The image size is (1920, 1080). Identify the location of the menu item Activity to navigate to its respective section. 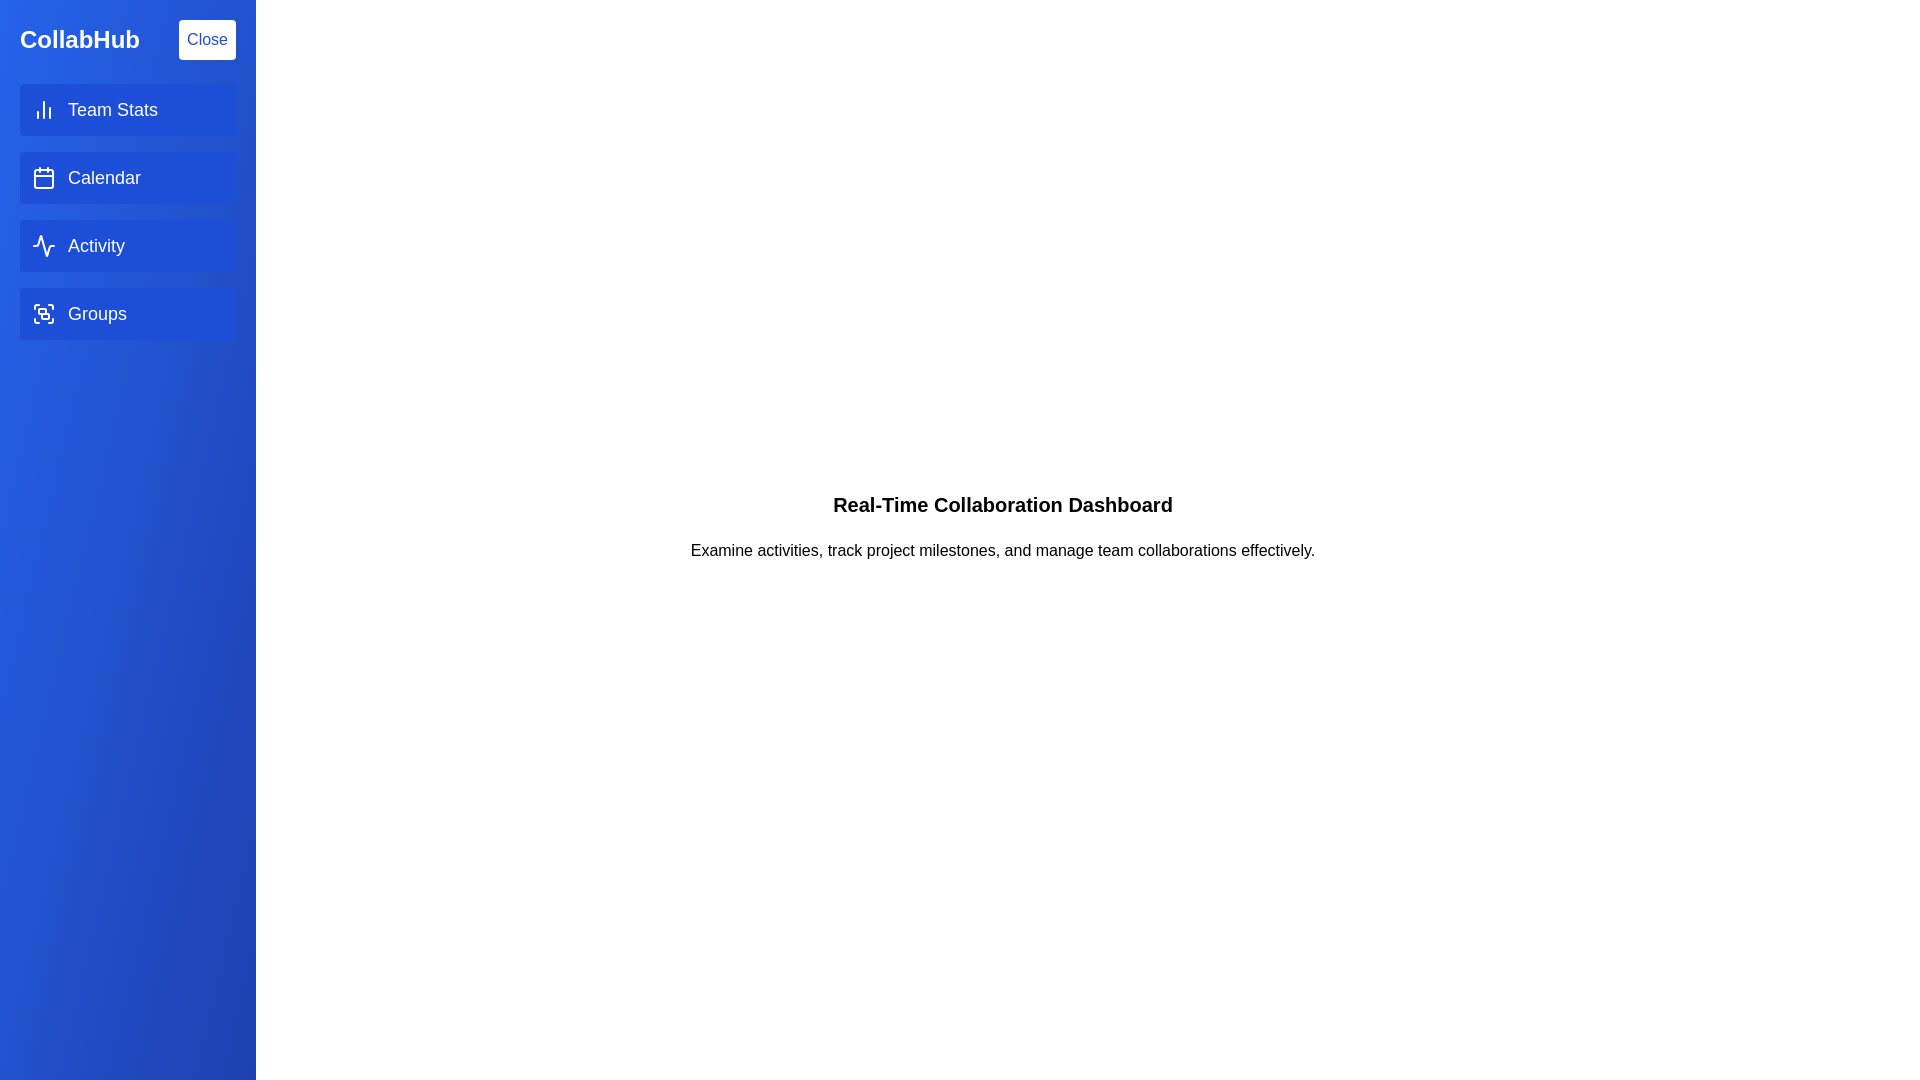
(127, 245).